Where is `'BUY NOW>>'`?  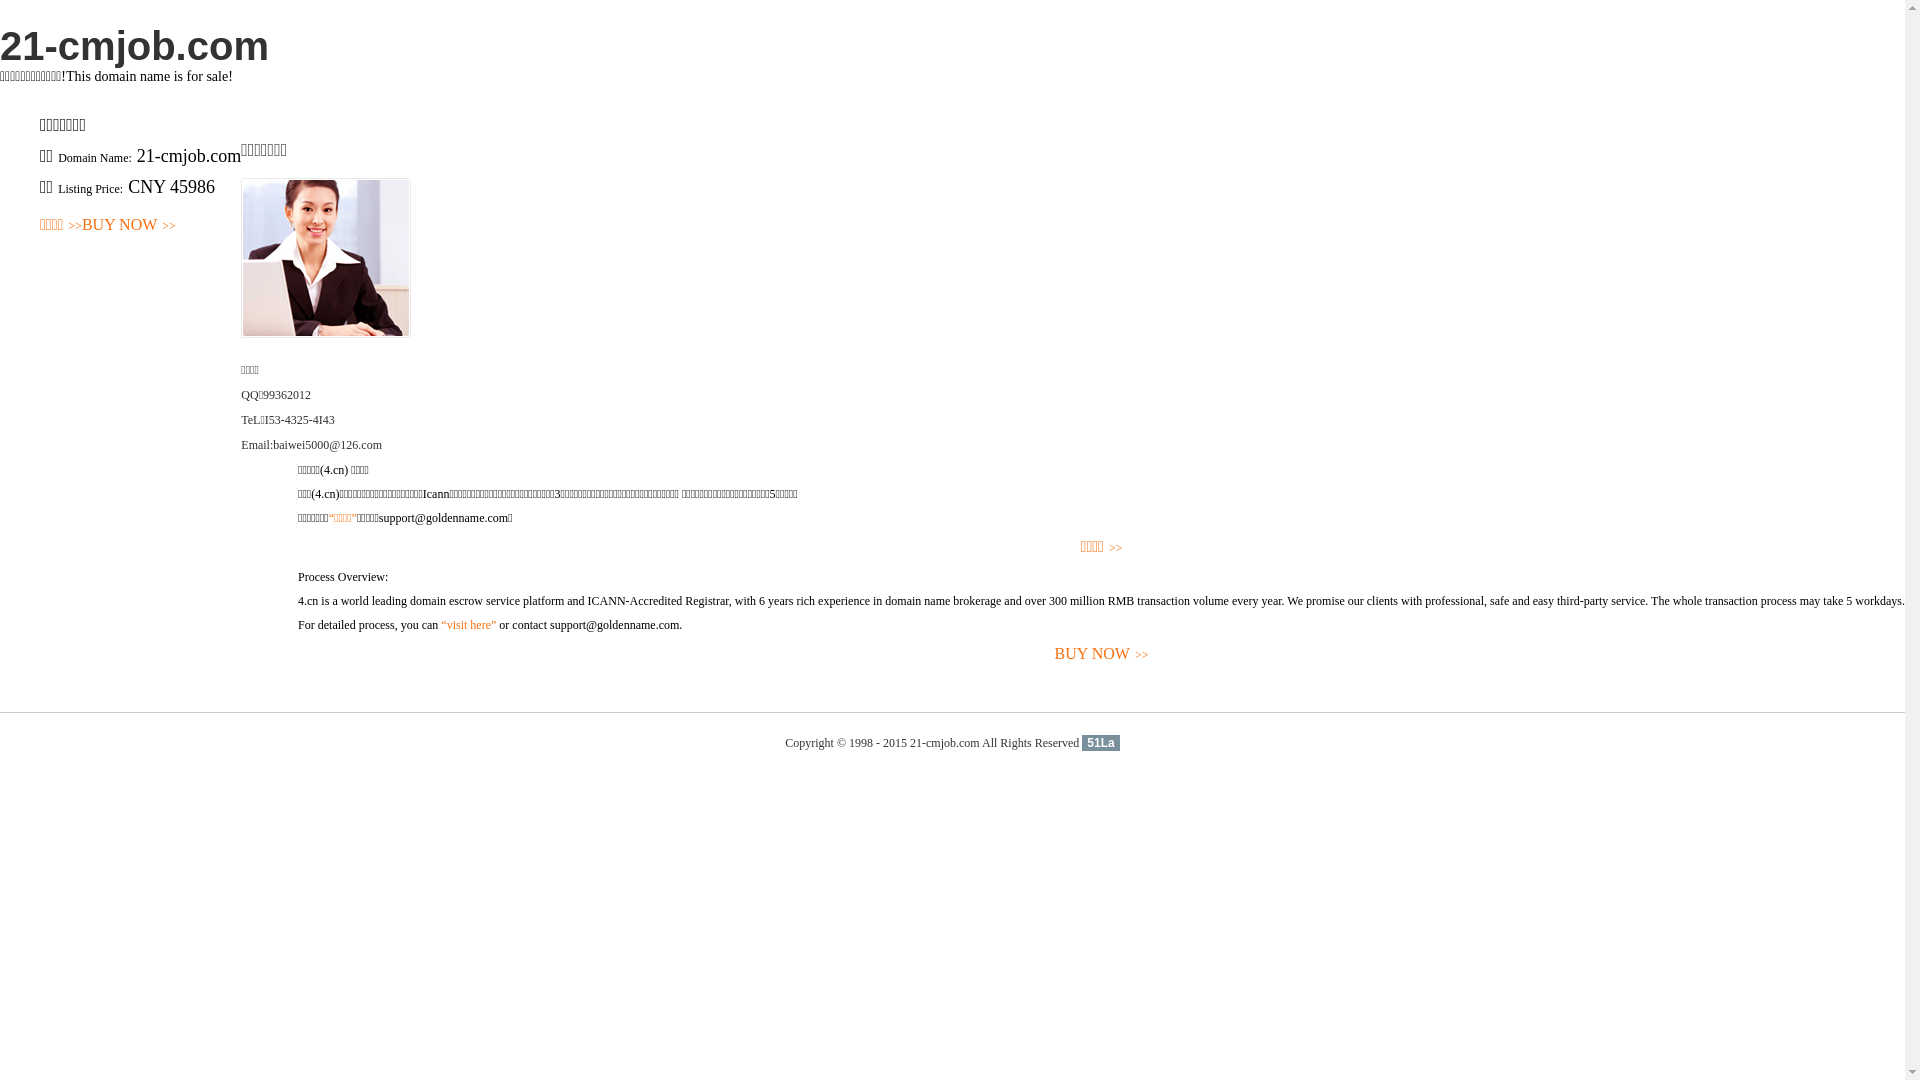 'BUY NOW>>' is located at coordinates (128, 225).